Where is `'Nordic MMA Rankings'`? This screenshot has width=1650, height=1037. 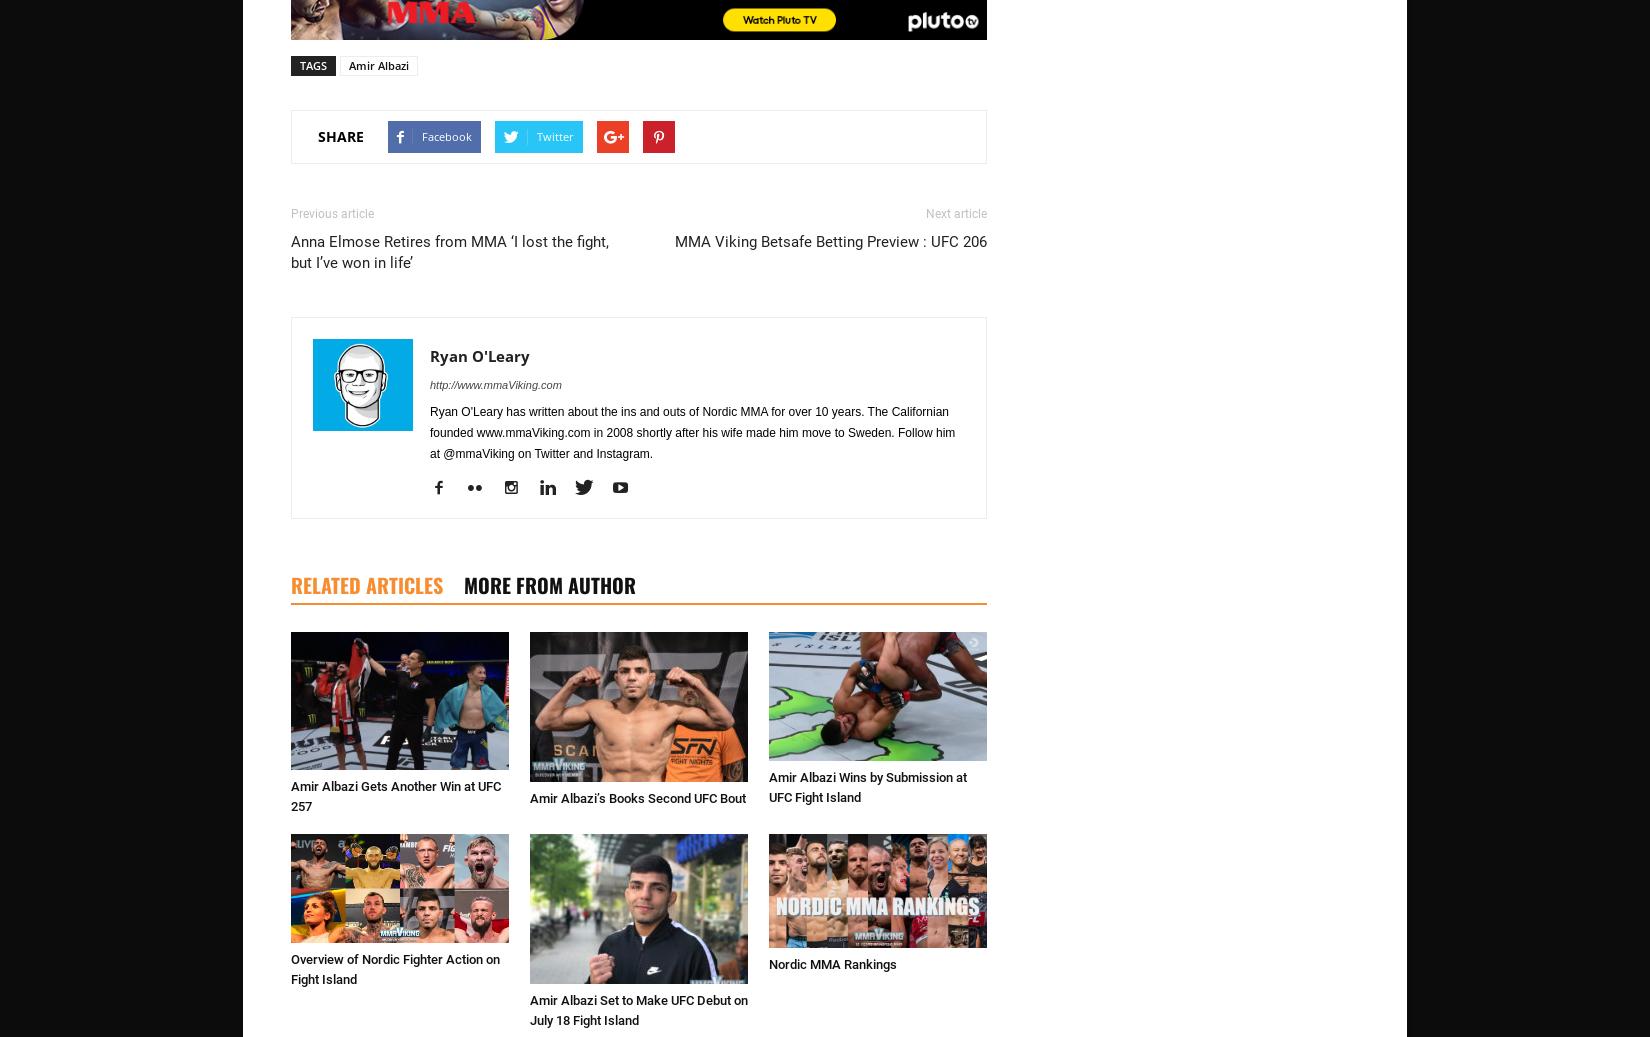 'Nordic MMA Rankings' is located at coordinates (832, 964).